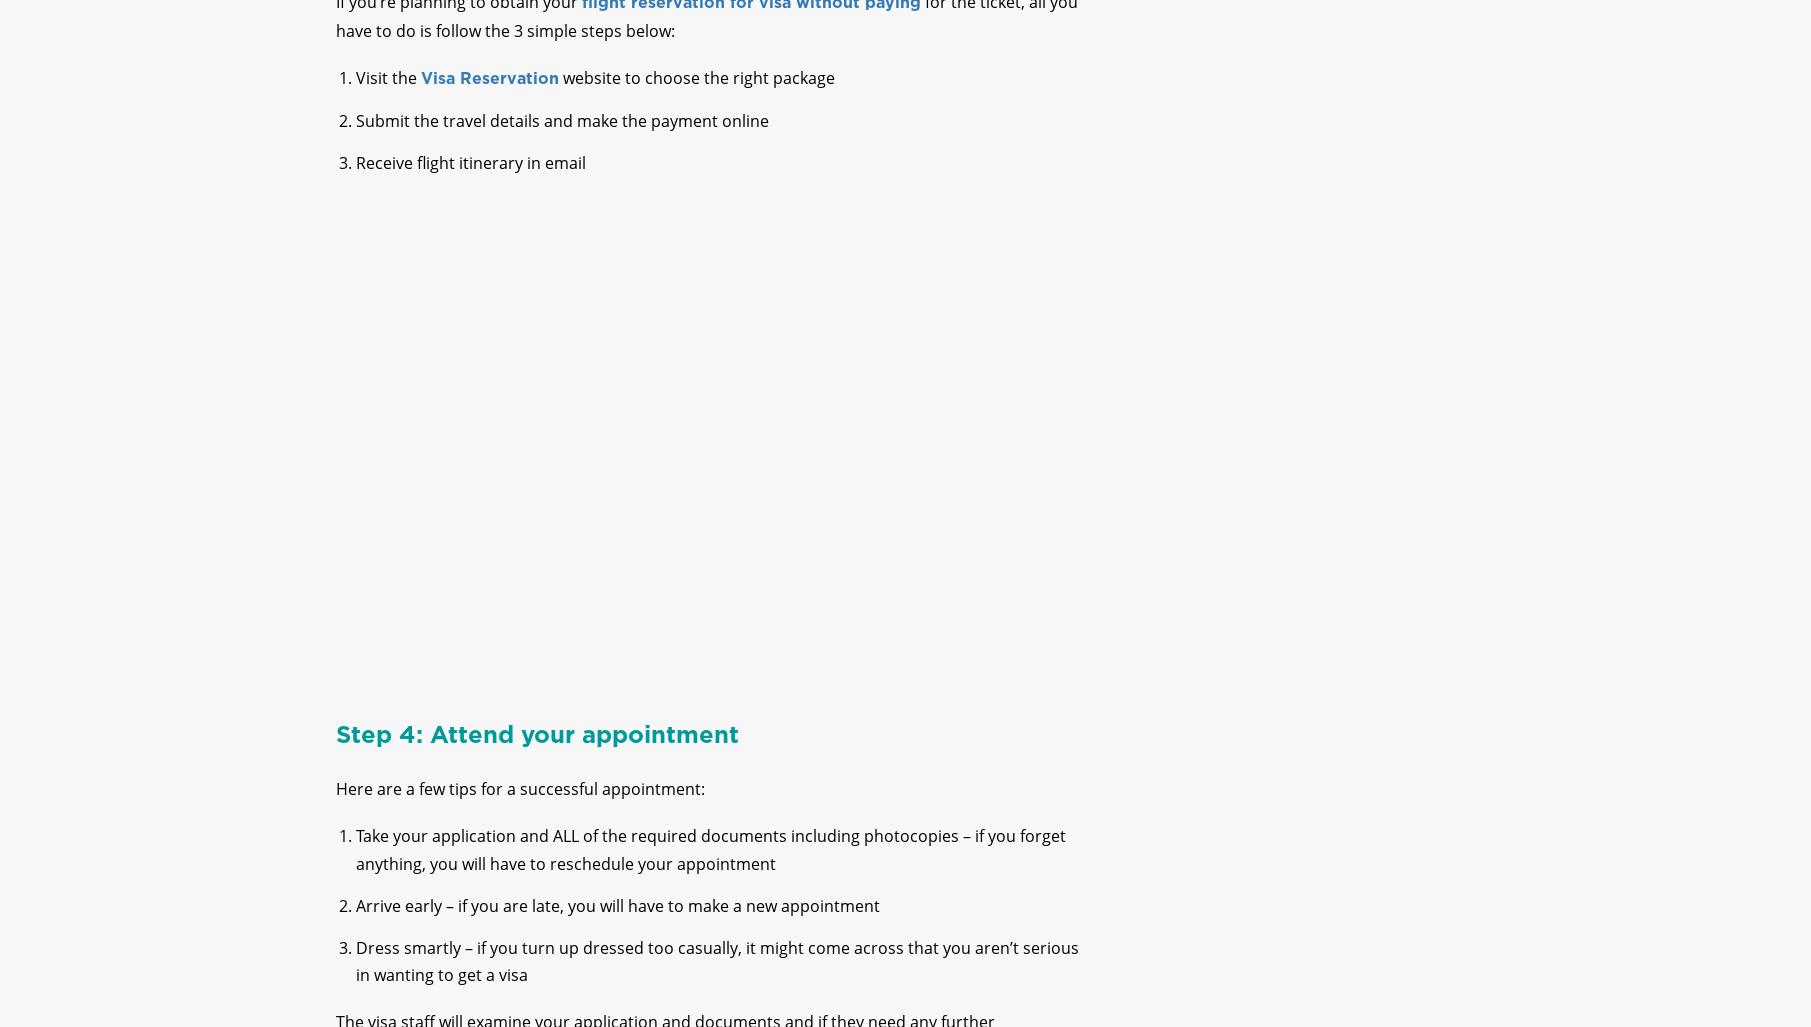 This screenshot has height=1027, width=1811. I want to click on 'Arrive early – if you are late, you will have to make a new appointment', so click(617, 922).